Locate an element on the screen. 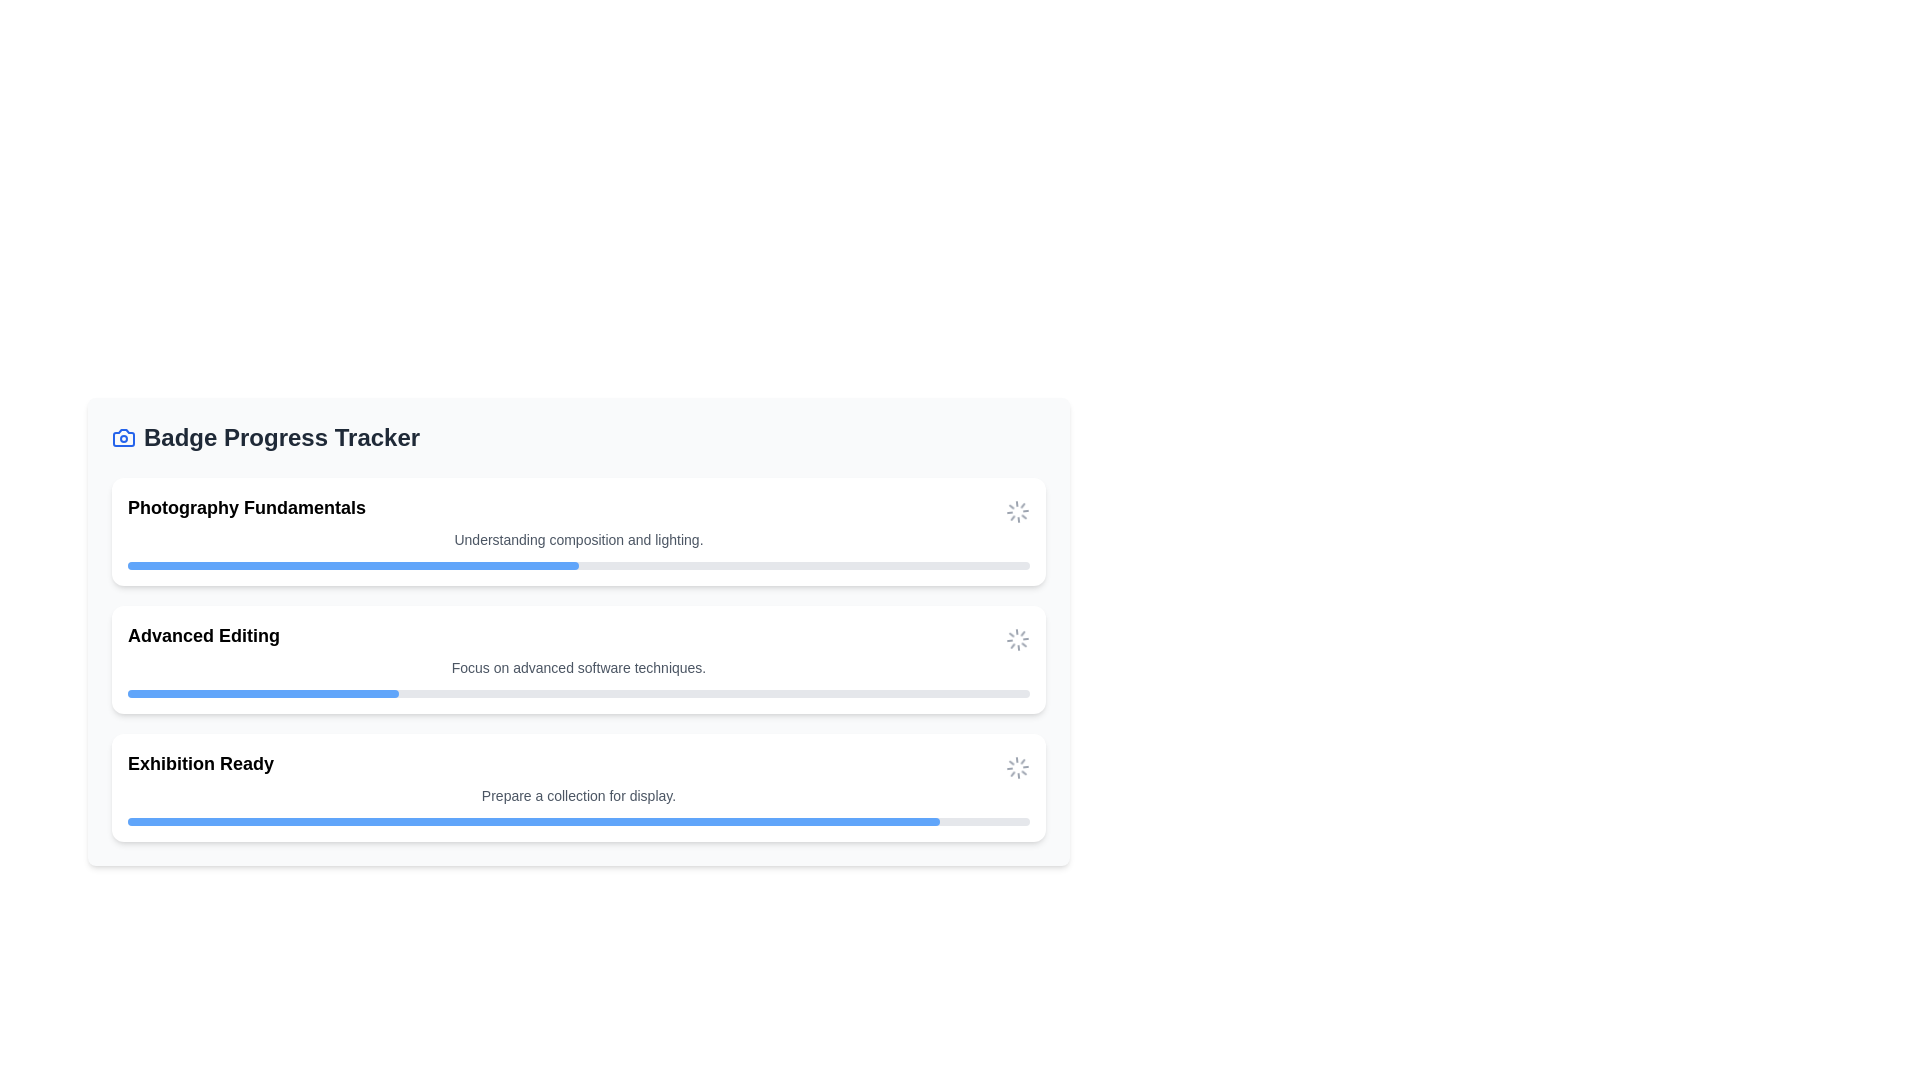  the text label that says 'Prepare a collection for display.' located beneath the title 'Exhibition Ready' in the 'Badge Progress Tracker' module is located at coordinates (578, 794).